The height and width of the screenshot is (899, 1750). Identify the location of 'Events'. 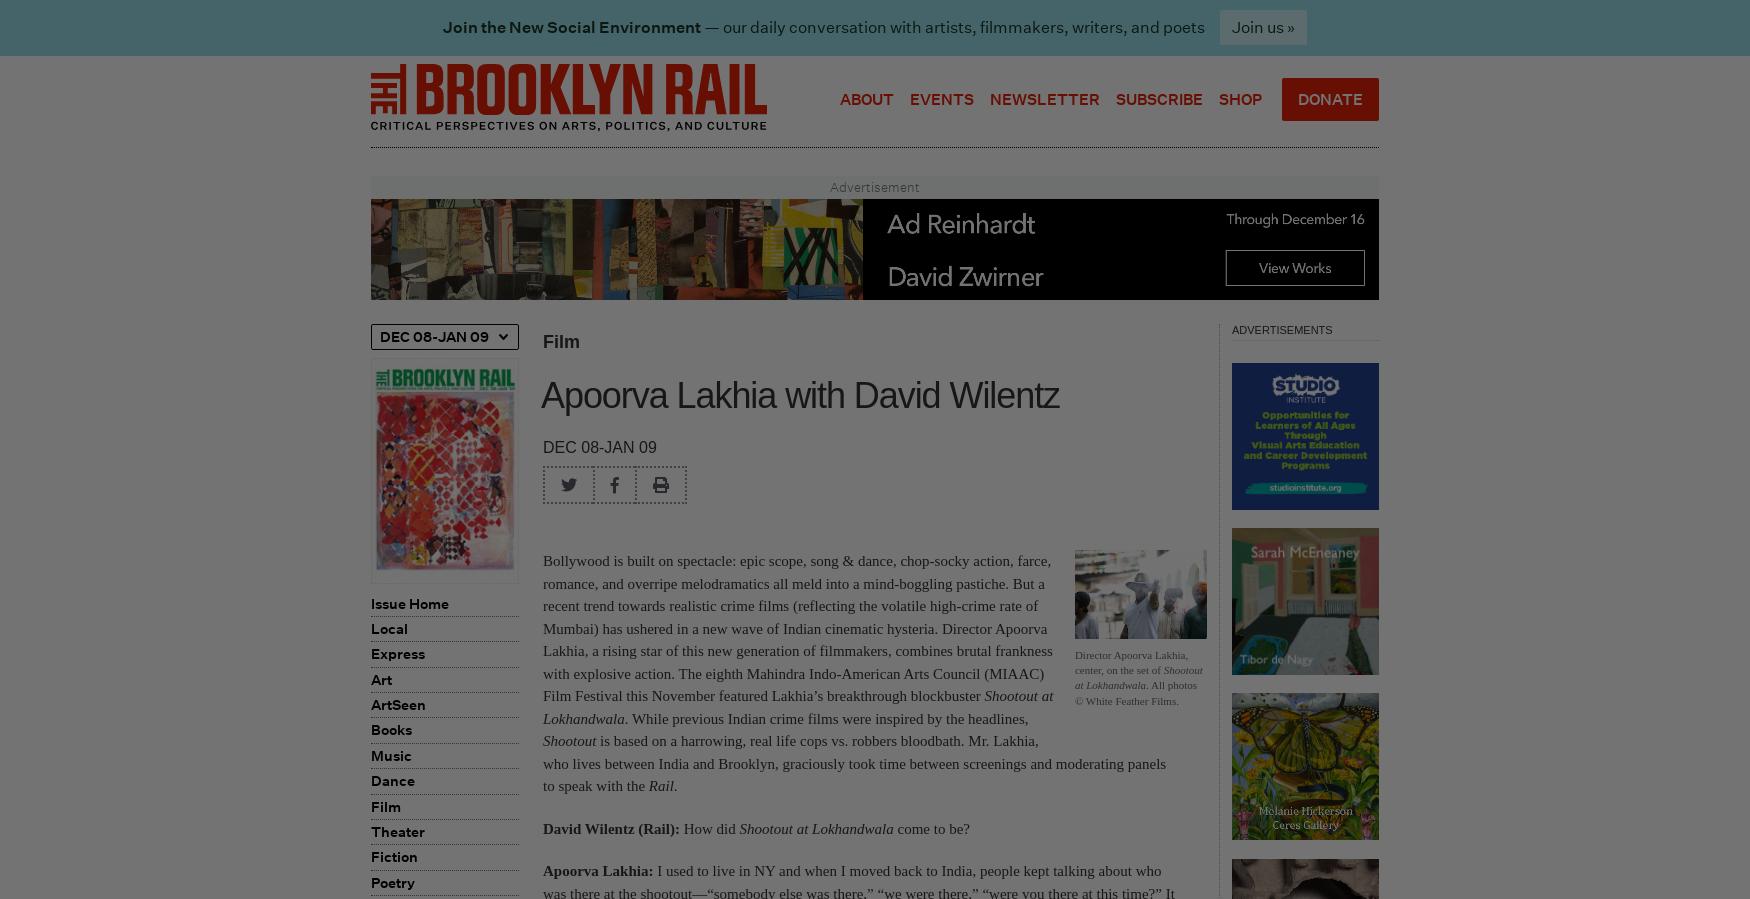
(942, 97).